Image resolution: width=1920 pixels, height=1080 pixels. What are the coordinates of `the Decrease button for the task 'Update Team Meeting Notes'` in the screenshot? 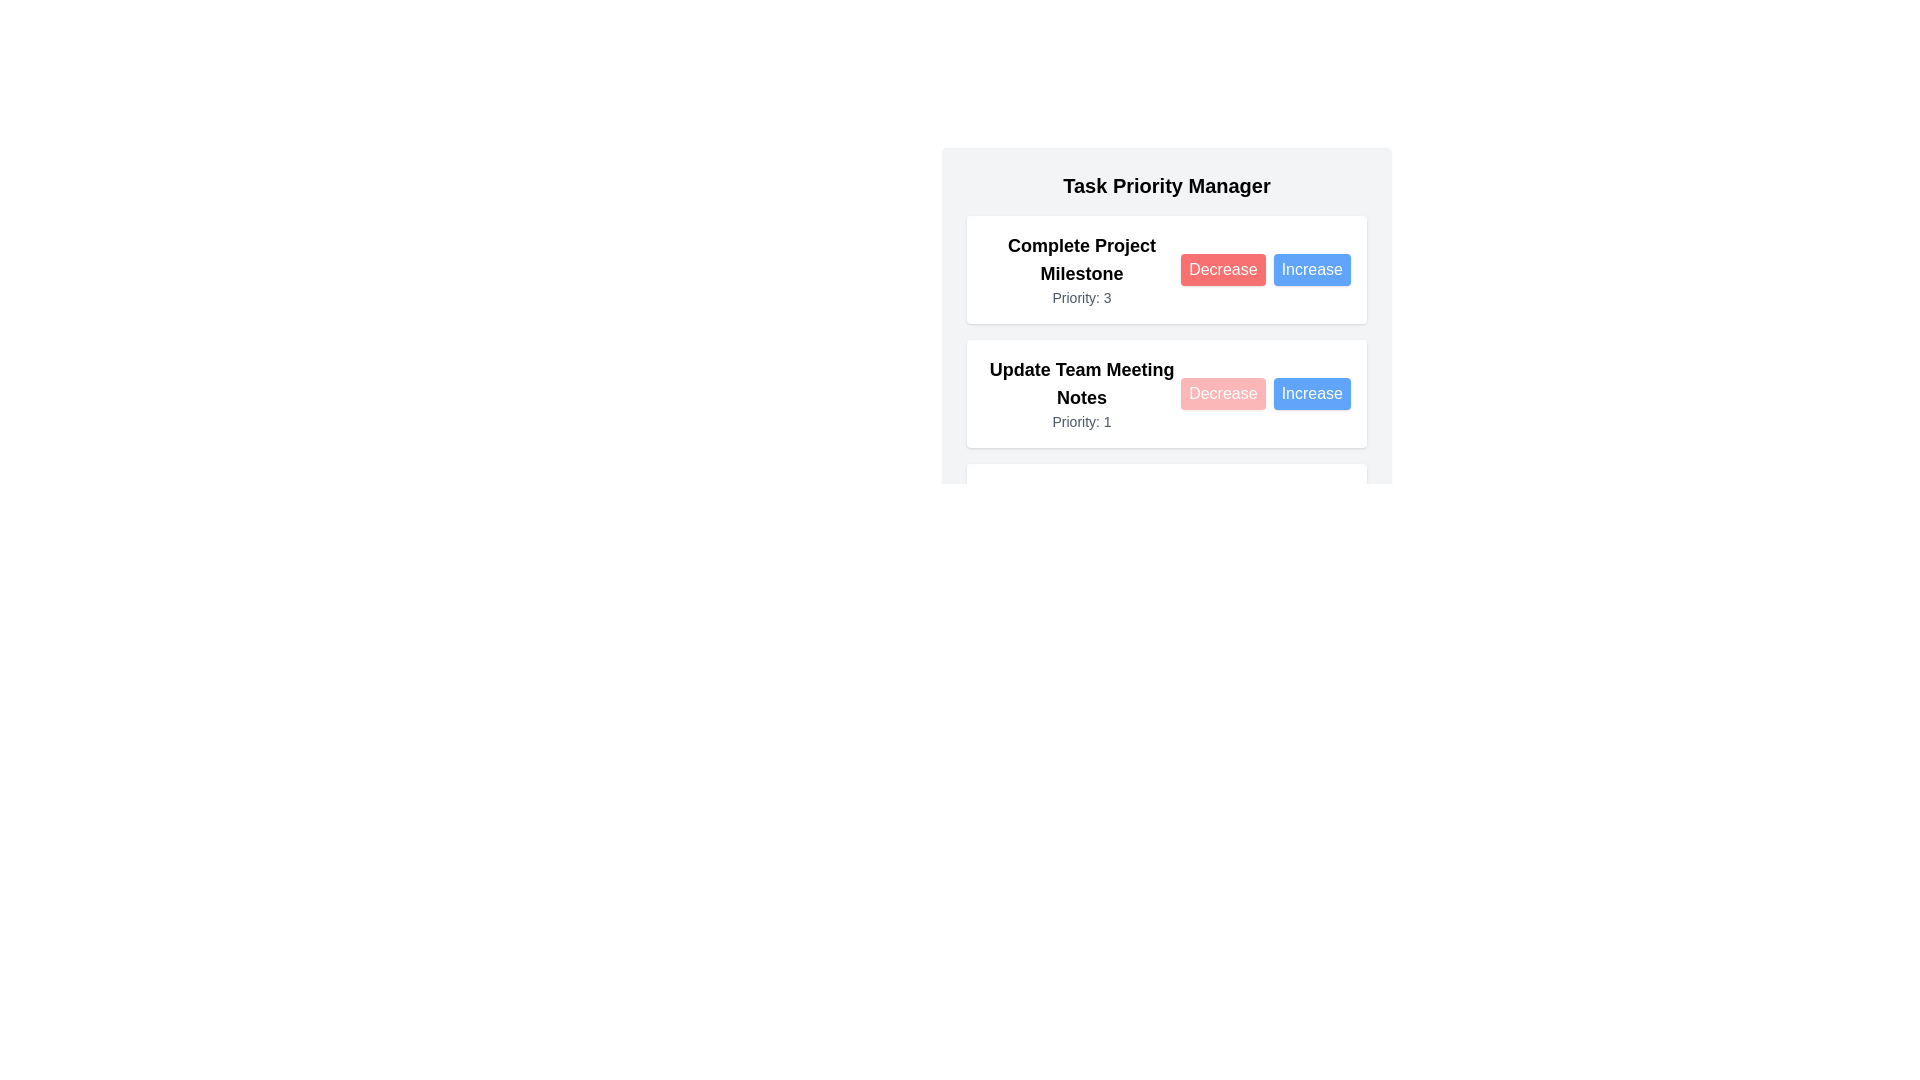 It's located at (1222, 393).